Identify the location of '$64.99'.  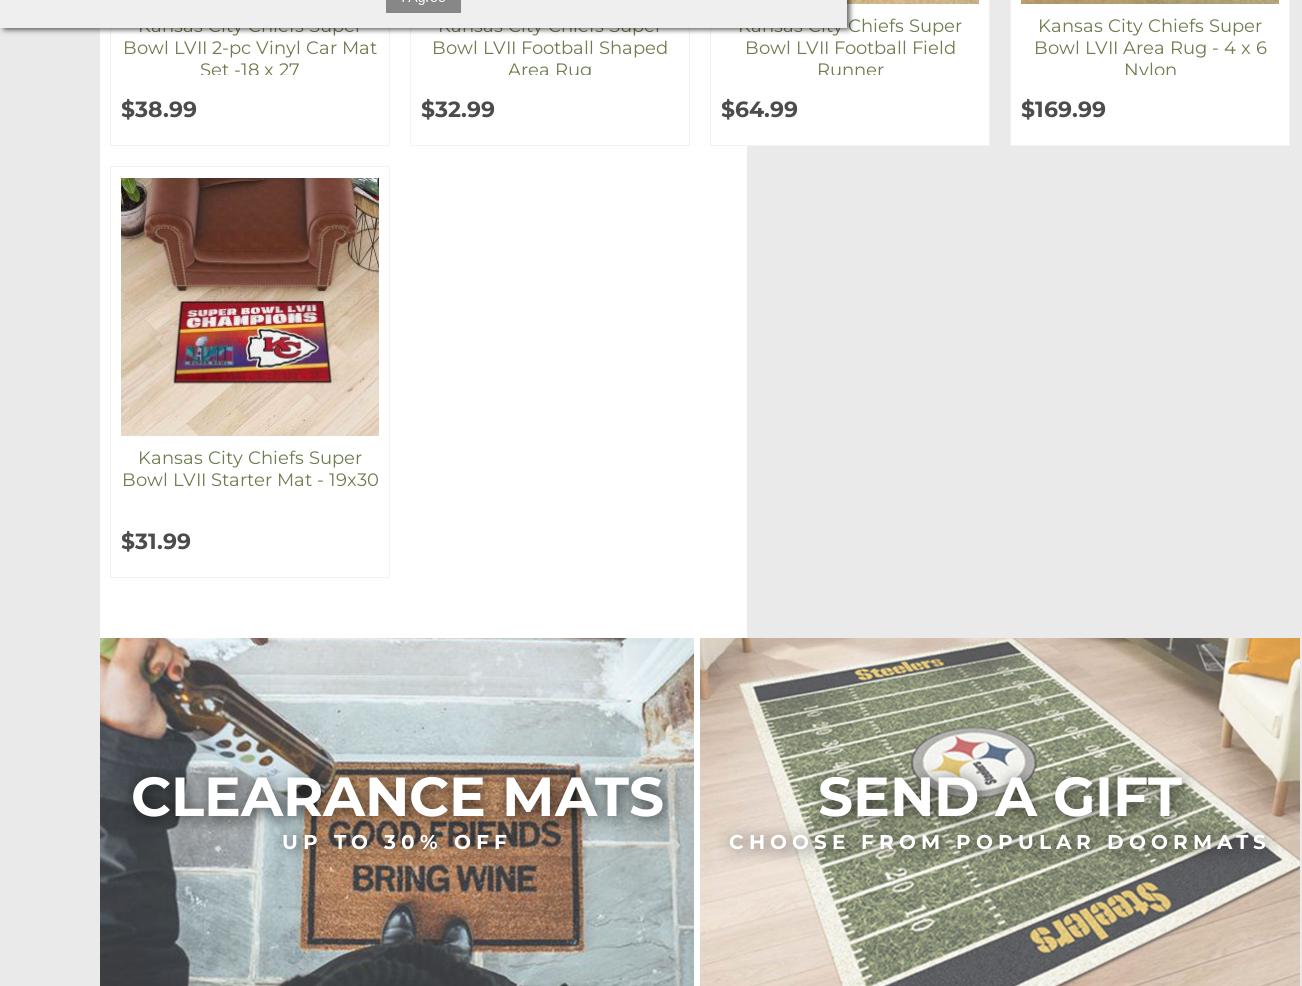
(758, 109).